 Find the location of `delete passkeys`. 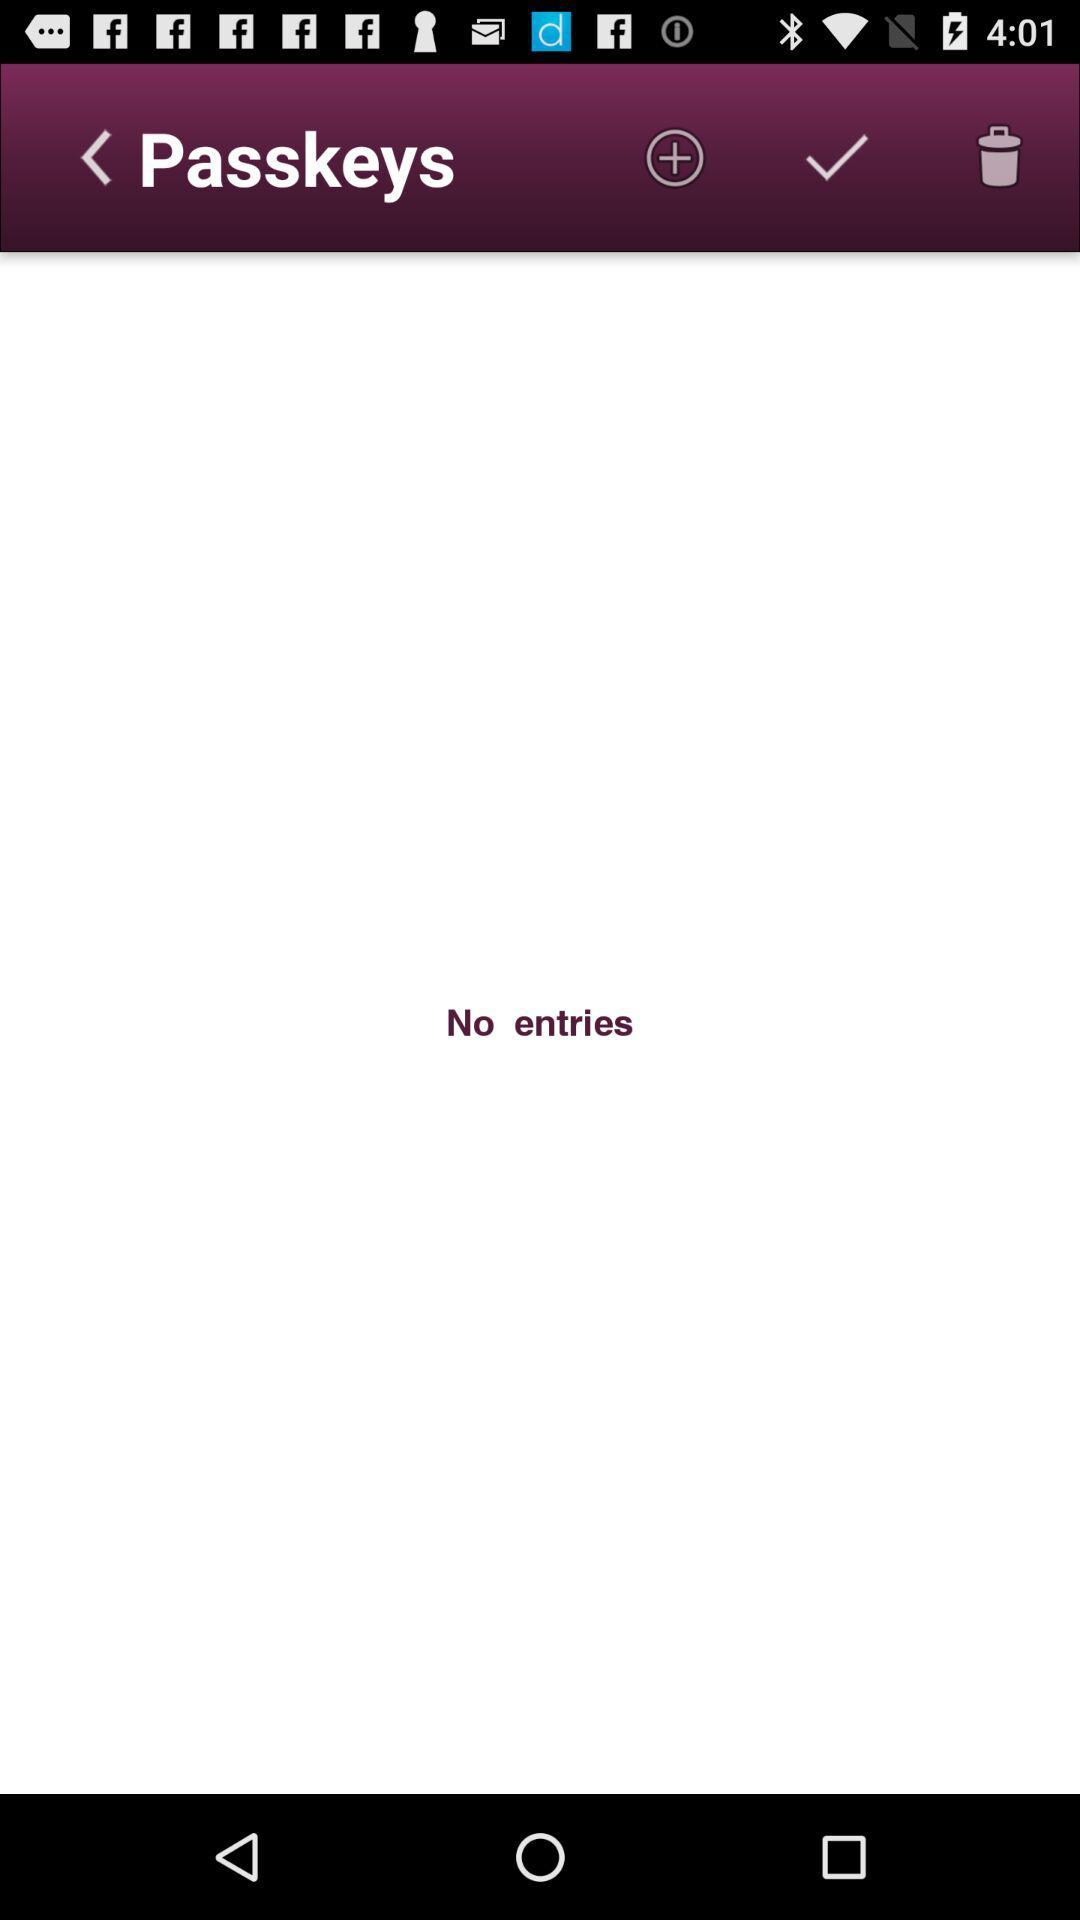

delete passkeys is located at coordinates (999, 156).